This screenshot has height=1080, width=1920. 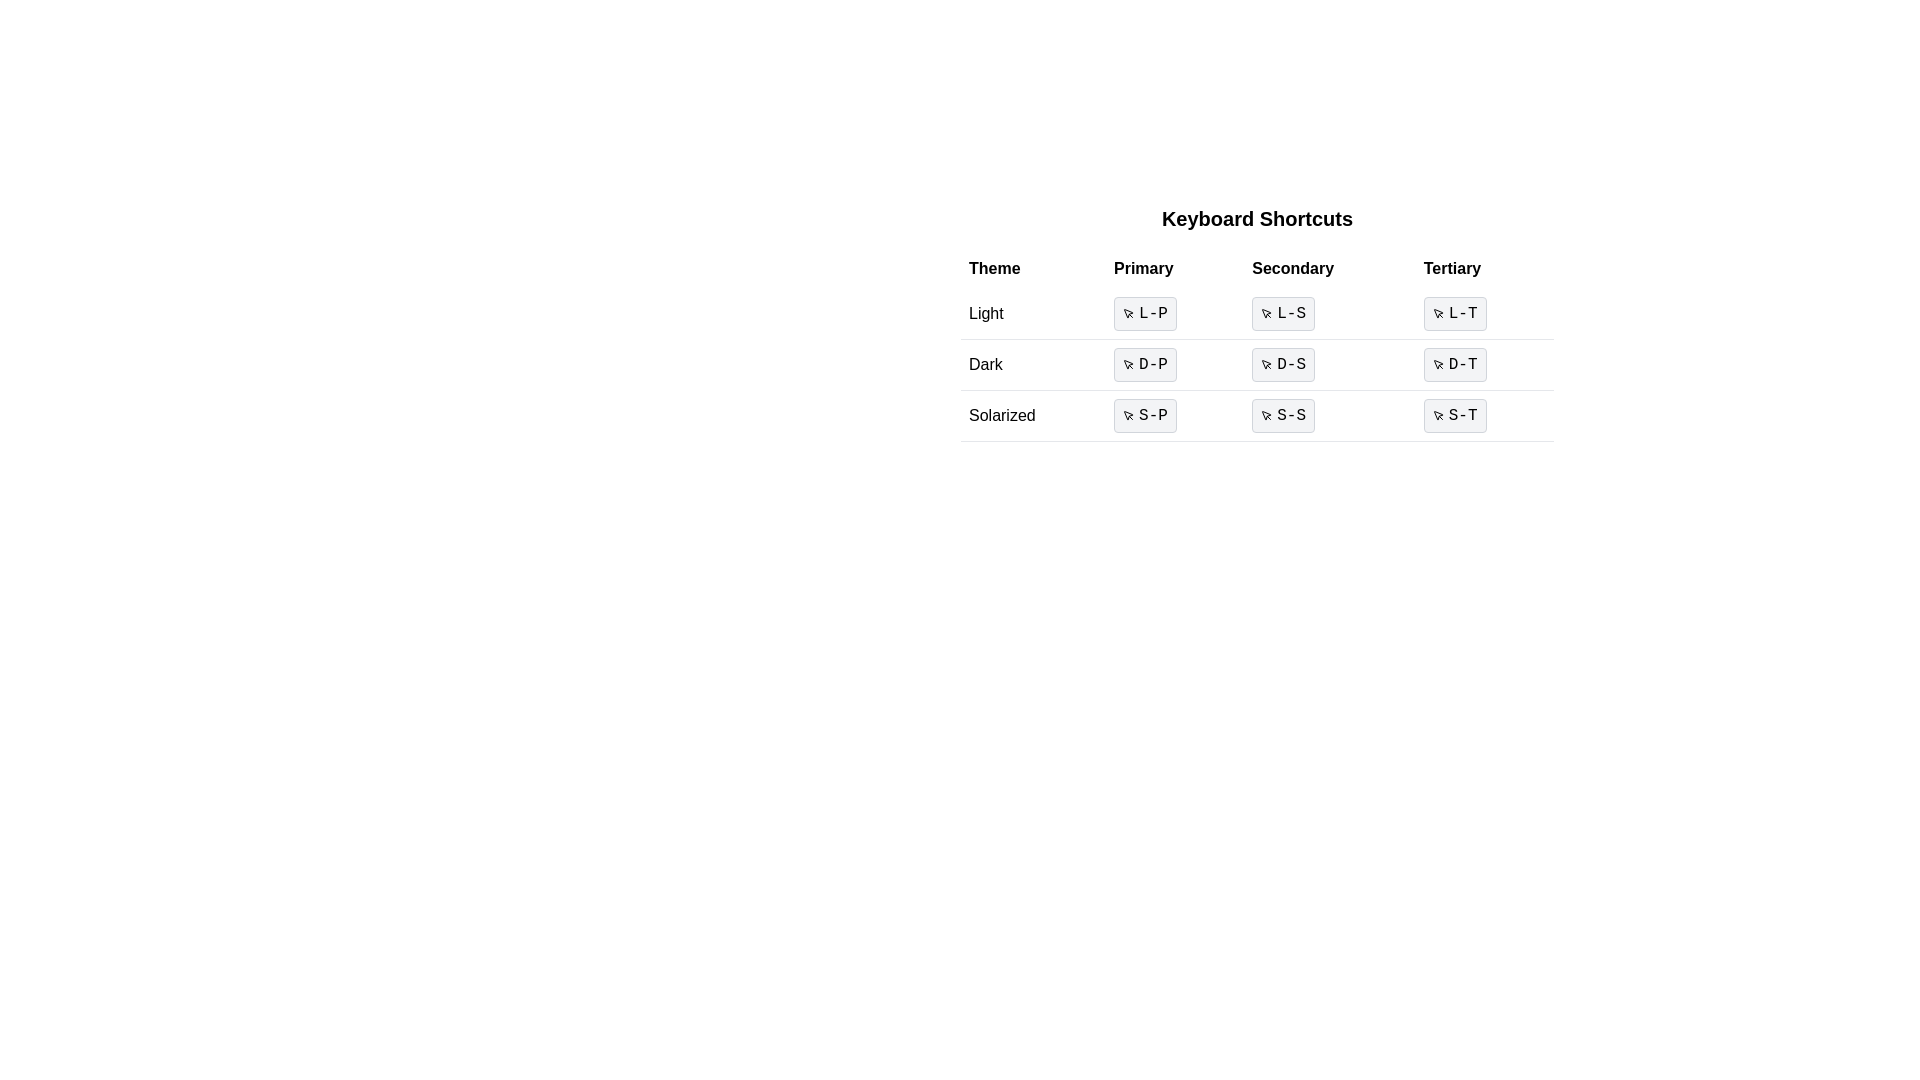 I want to click on the 'Tertiary' button in the 'Solarized' theme section, so click(x=1484, y=415).